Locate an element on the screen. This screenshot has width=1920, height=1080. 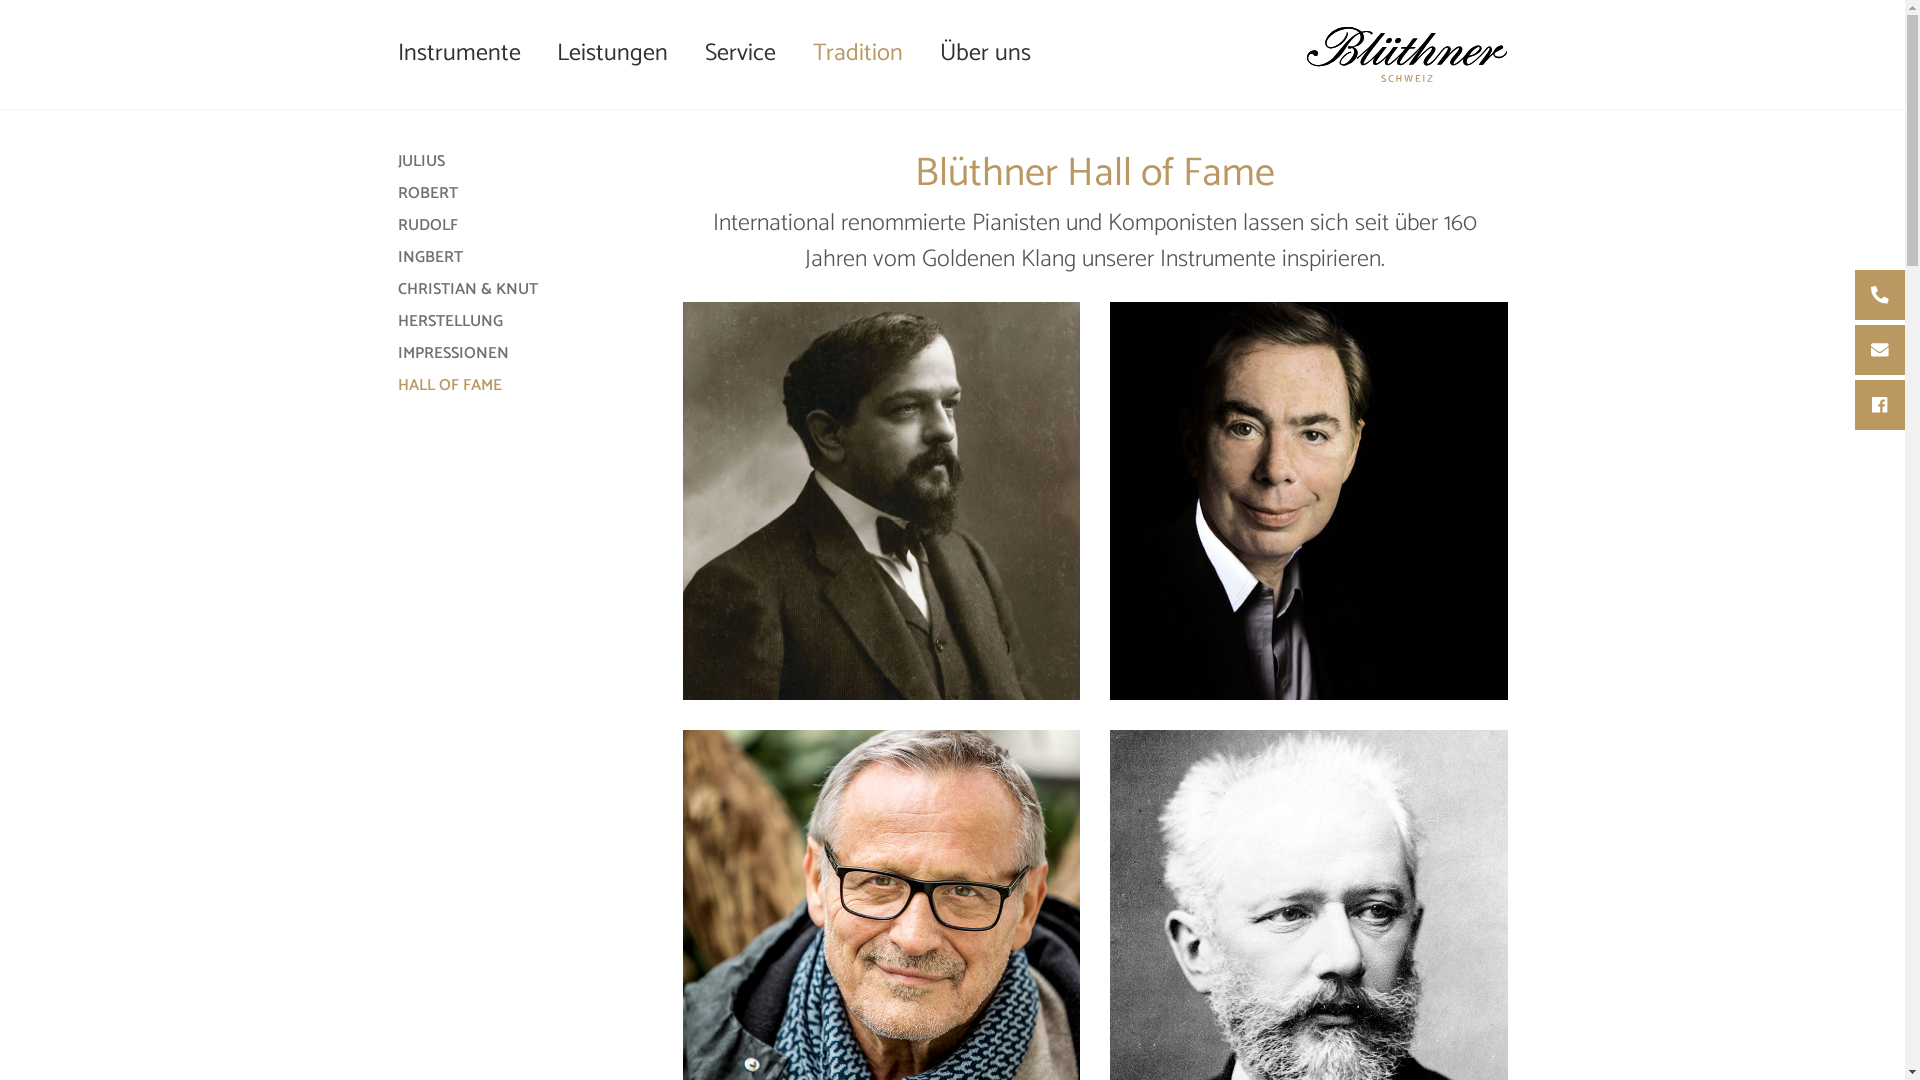
'Leistungen' is located at coordinates (538, 53).